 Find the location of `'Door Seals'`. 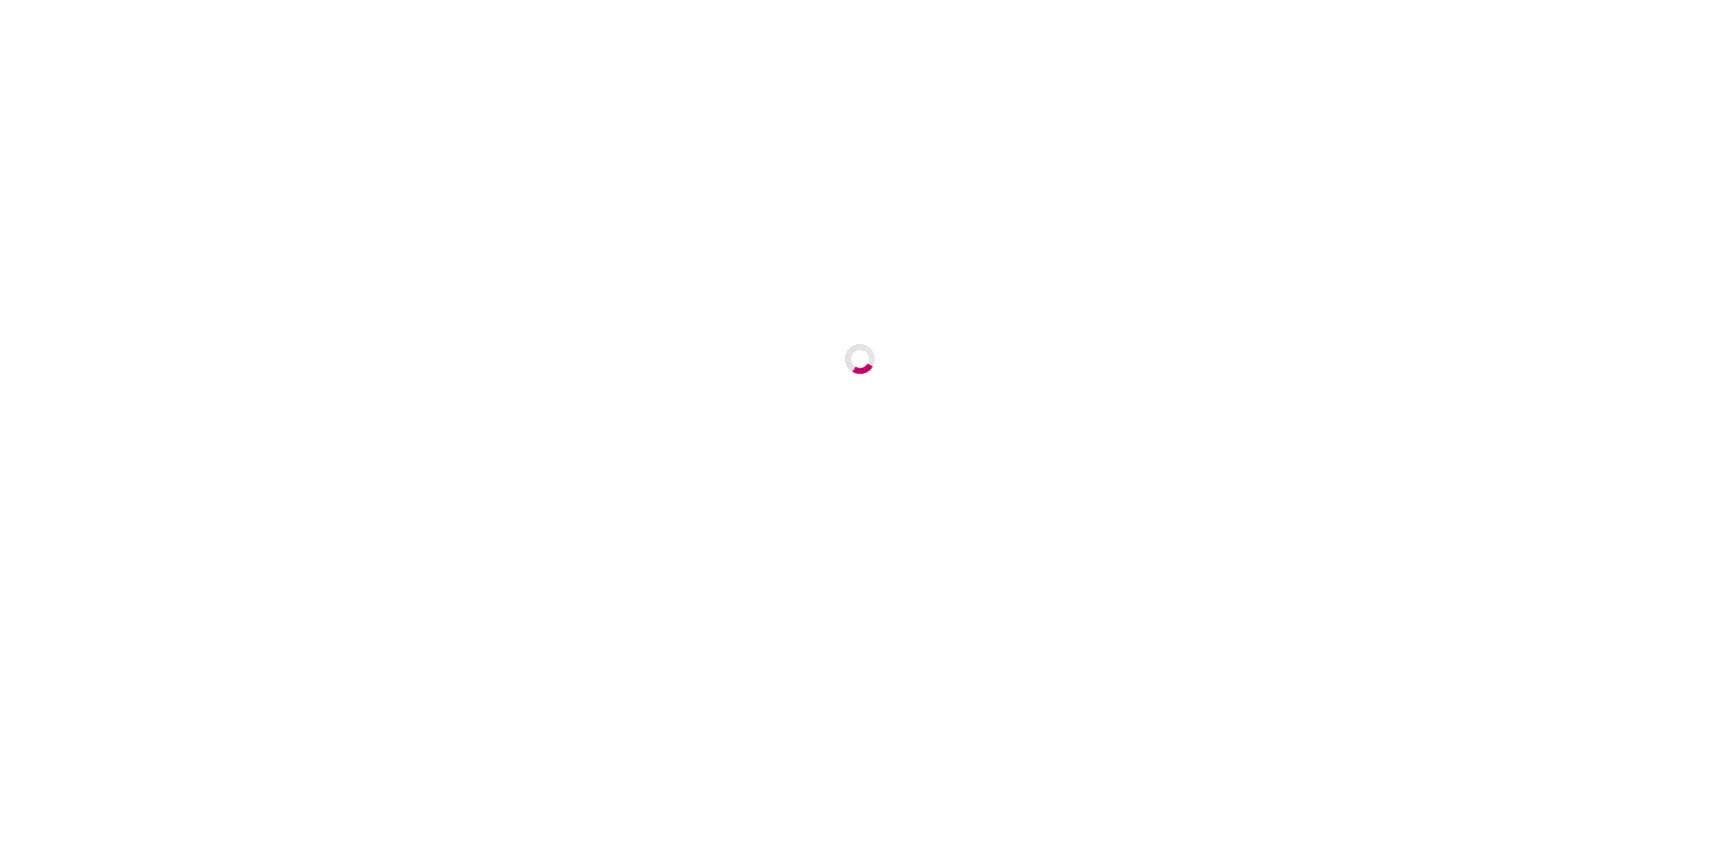

'Door Seals' is located at coordinates (1146, 100).